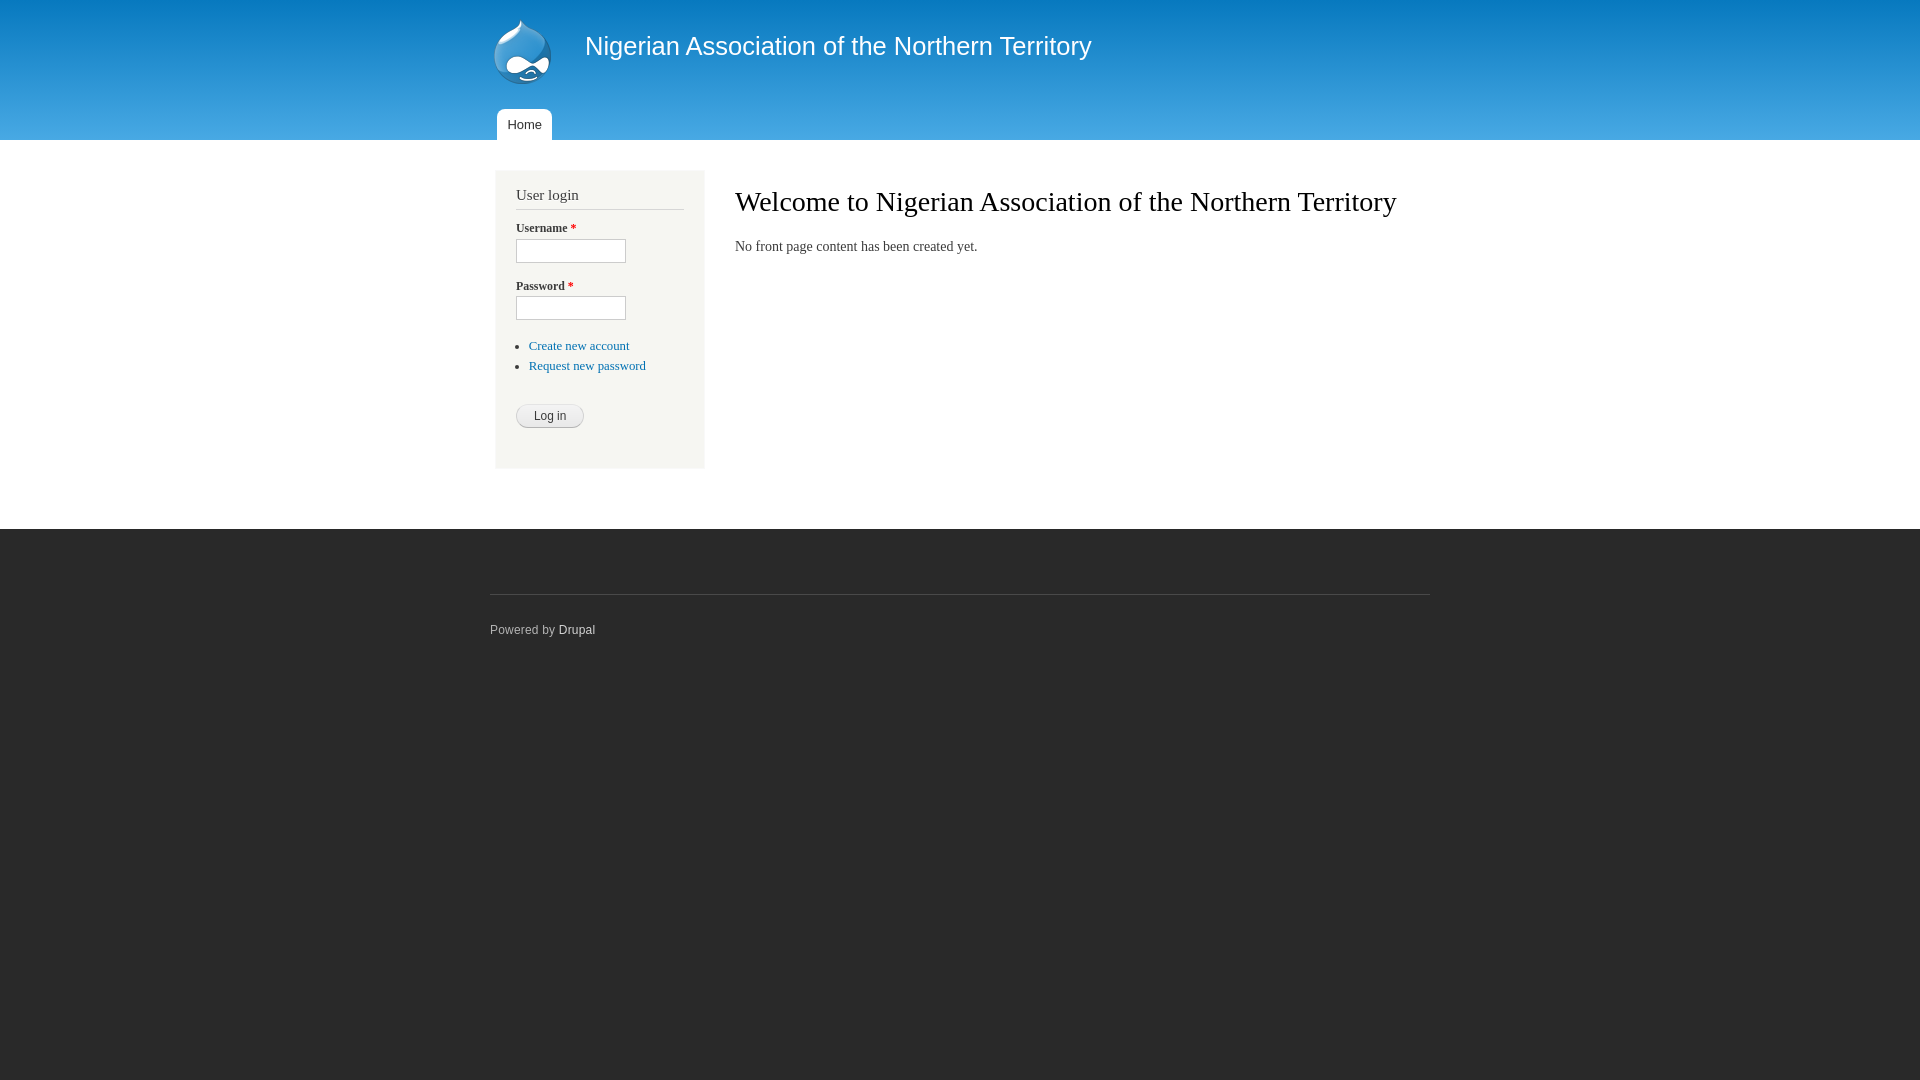  What do you see at coordinates (524, 124) in the screenshot?
I see `'Home'` at bounding box center [524, 124].